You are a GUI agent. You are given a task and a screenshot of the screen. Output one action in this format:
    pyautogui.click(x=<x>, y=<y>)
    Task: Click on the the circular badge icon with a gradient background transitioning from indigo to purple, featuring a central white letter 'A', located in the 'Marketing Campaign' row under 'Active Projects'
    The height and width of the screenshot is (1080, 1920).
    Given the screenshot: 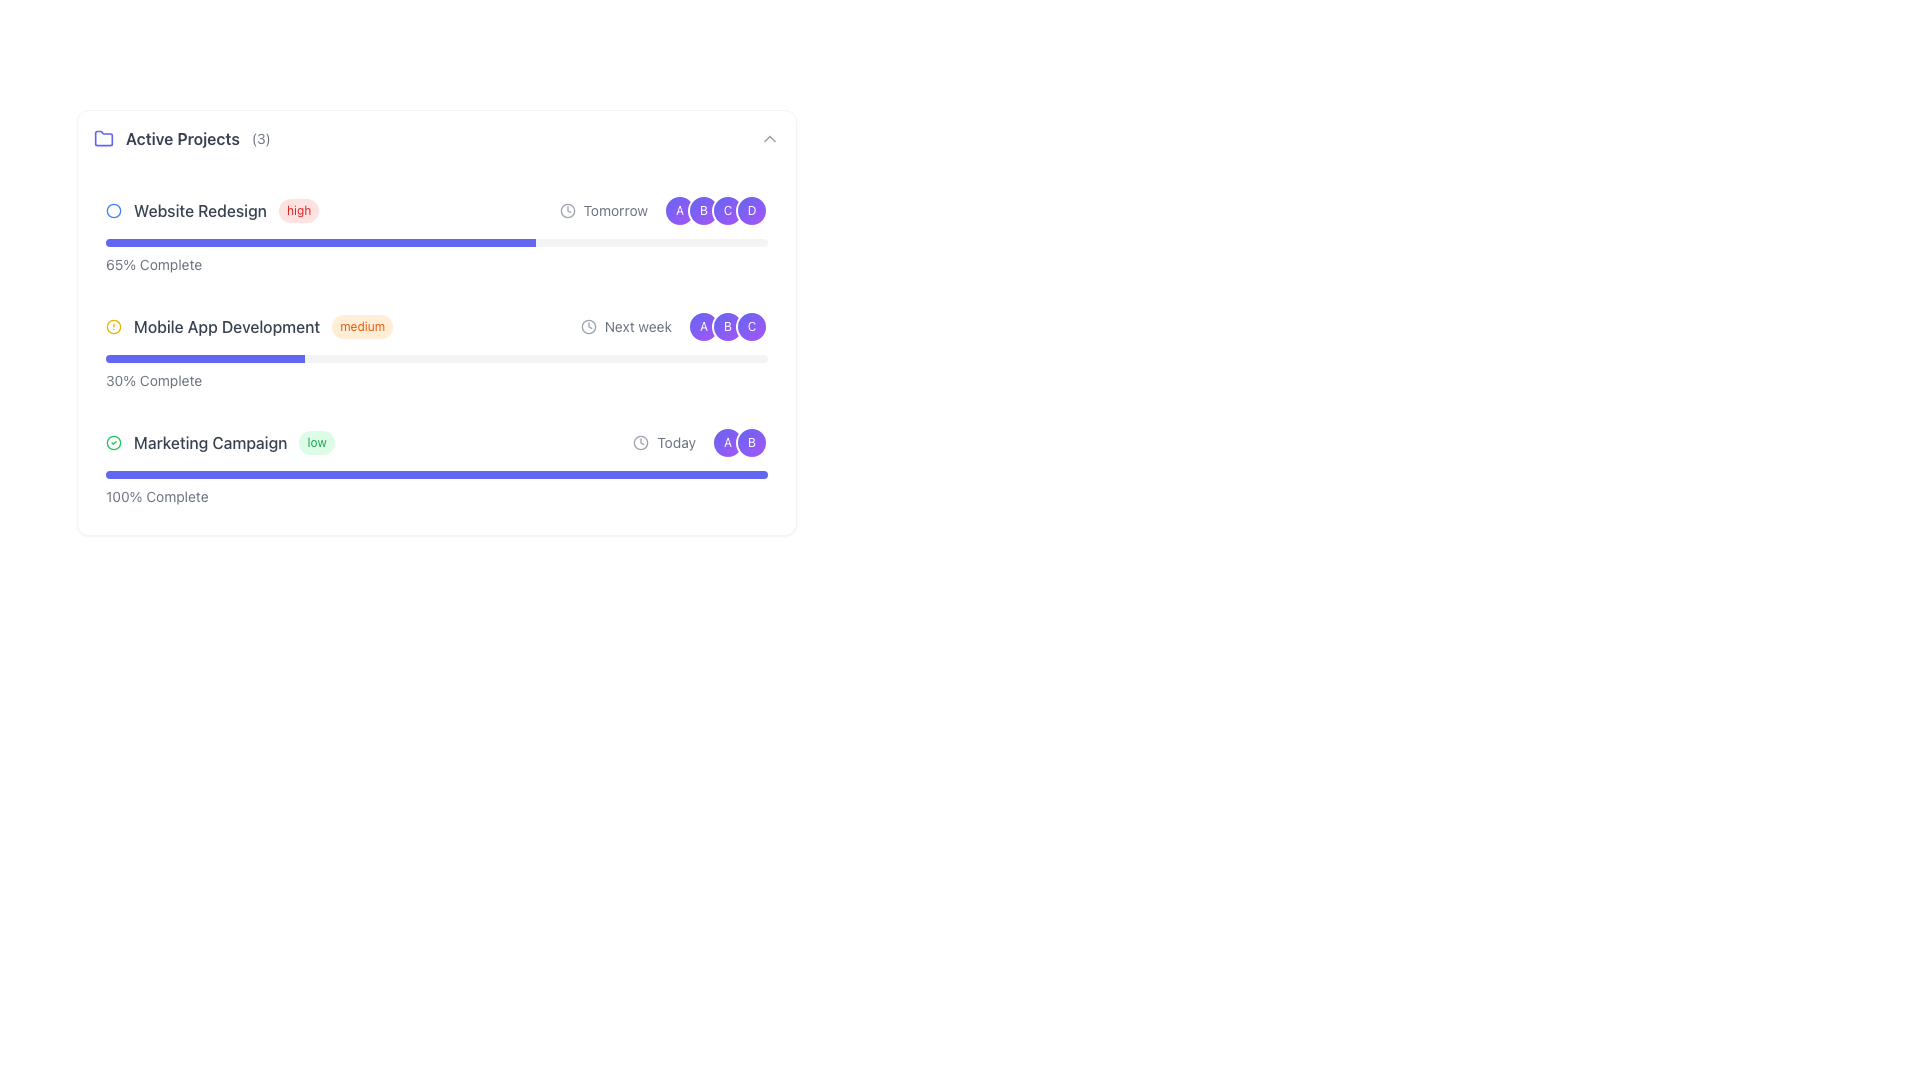 What is the action you would take?
    pyautogui.click(x=727, y=442)
    